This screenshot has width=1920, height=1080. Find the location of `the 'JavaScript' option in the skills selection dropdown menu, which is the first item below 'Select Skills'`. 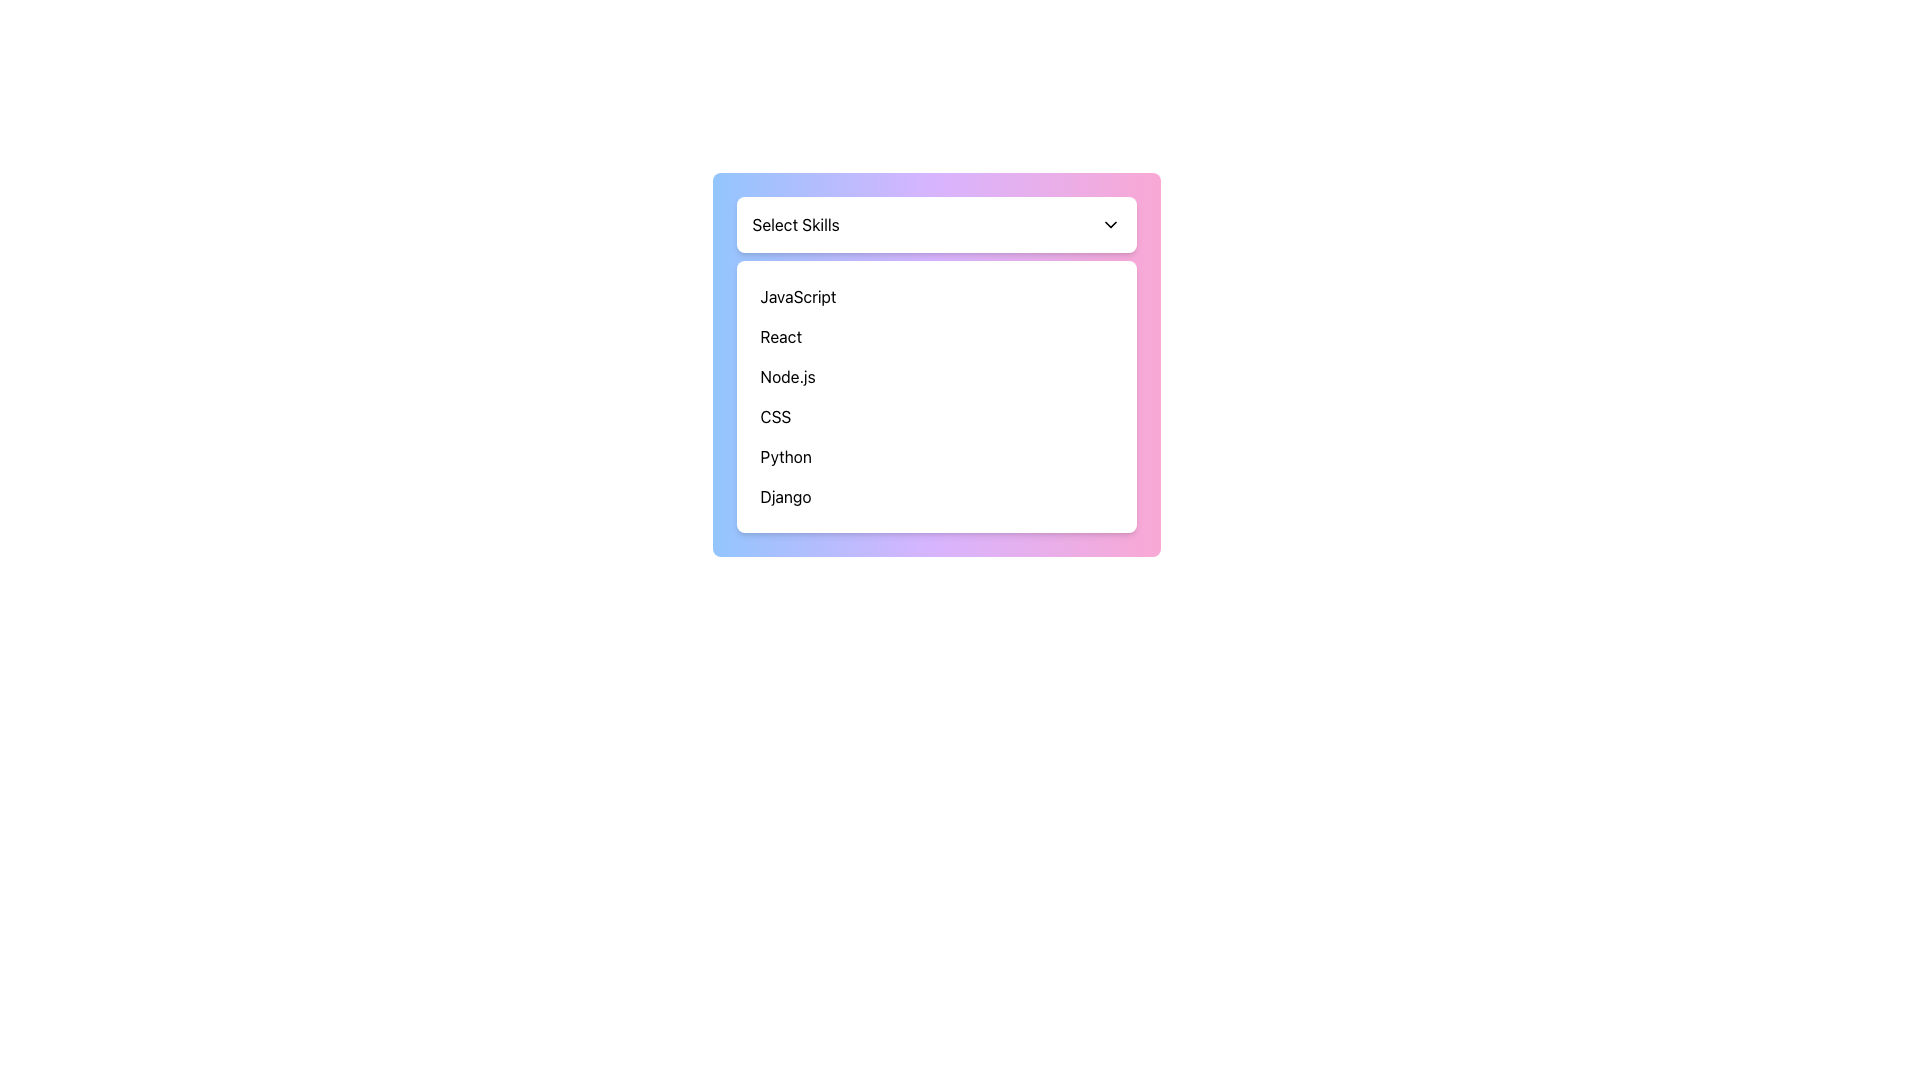

the 'JavaScript' option in the skills selection dropdown menu, which is the first item below 'Select Skills' is located at coordinates (935, 297).